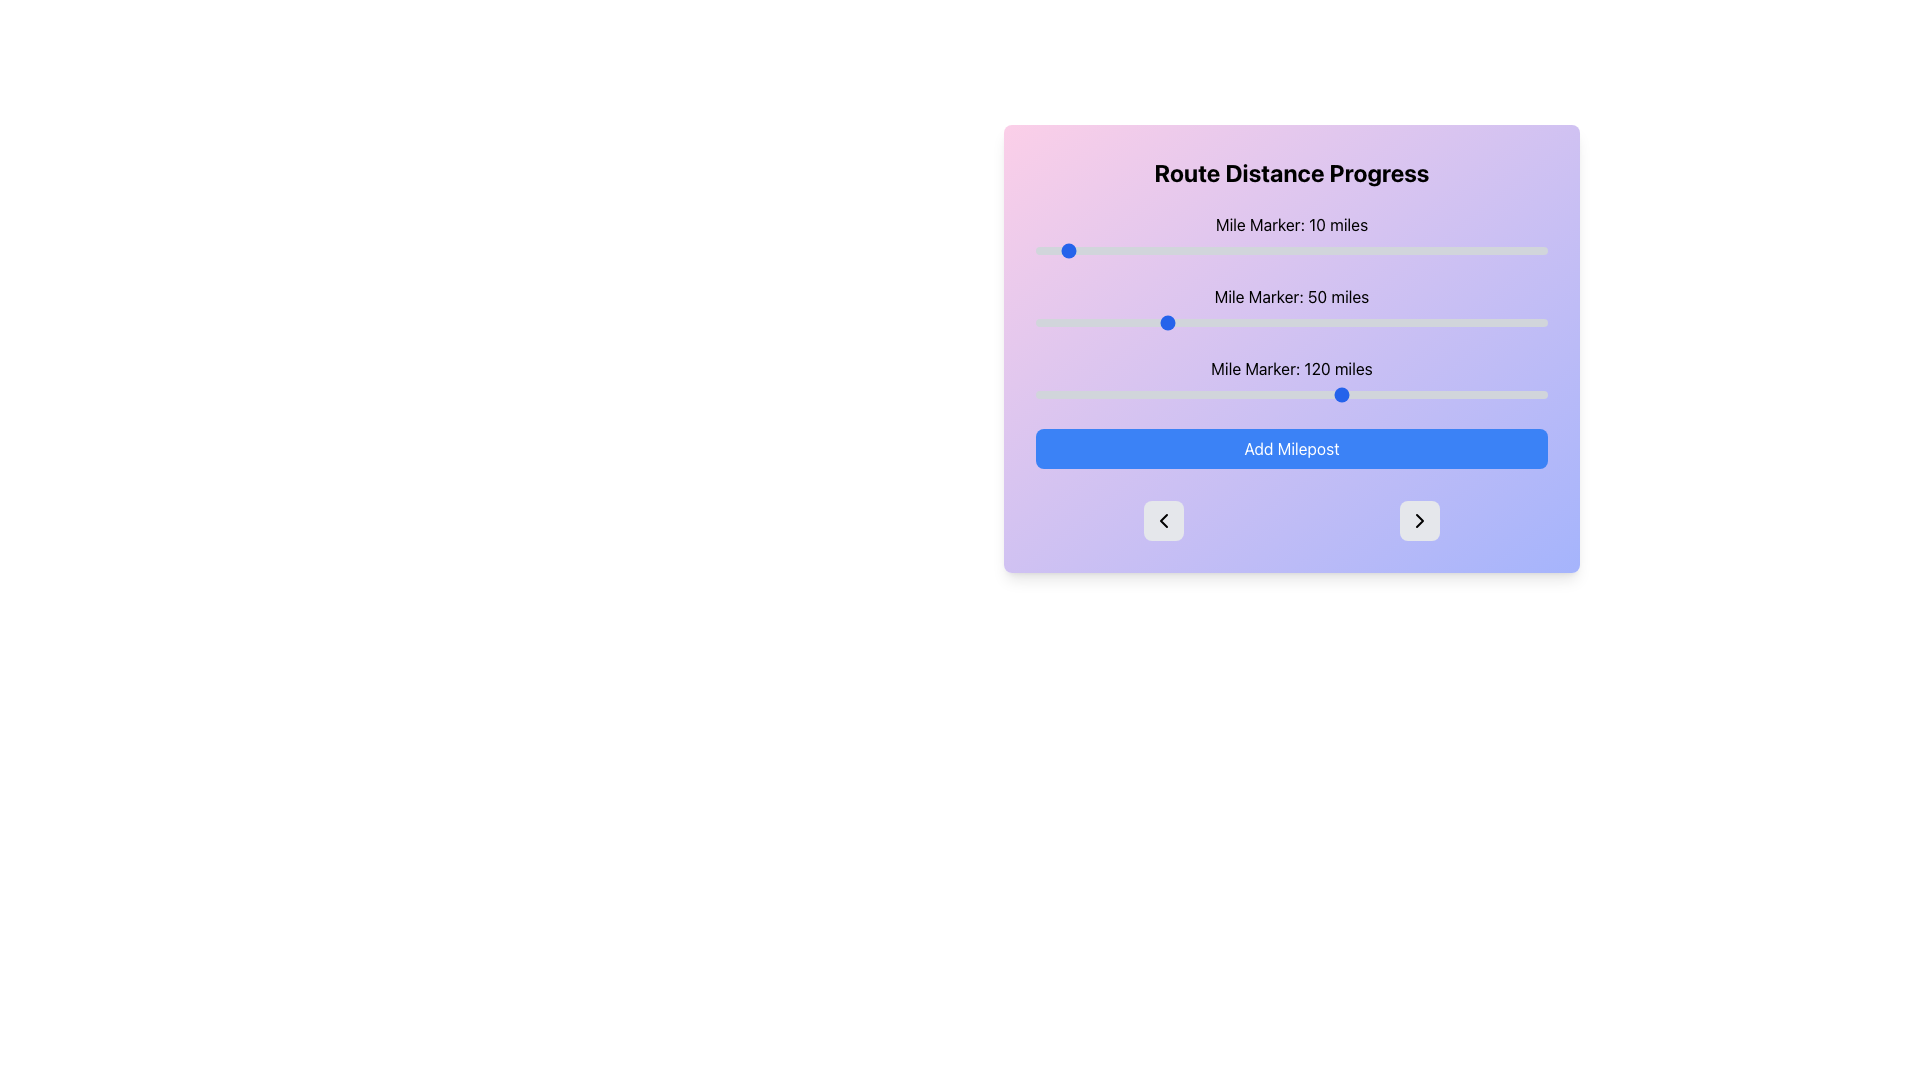  Describe the element at coordinates (1130, 322) in the screenshot. I see `the mile marker` at that location.